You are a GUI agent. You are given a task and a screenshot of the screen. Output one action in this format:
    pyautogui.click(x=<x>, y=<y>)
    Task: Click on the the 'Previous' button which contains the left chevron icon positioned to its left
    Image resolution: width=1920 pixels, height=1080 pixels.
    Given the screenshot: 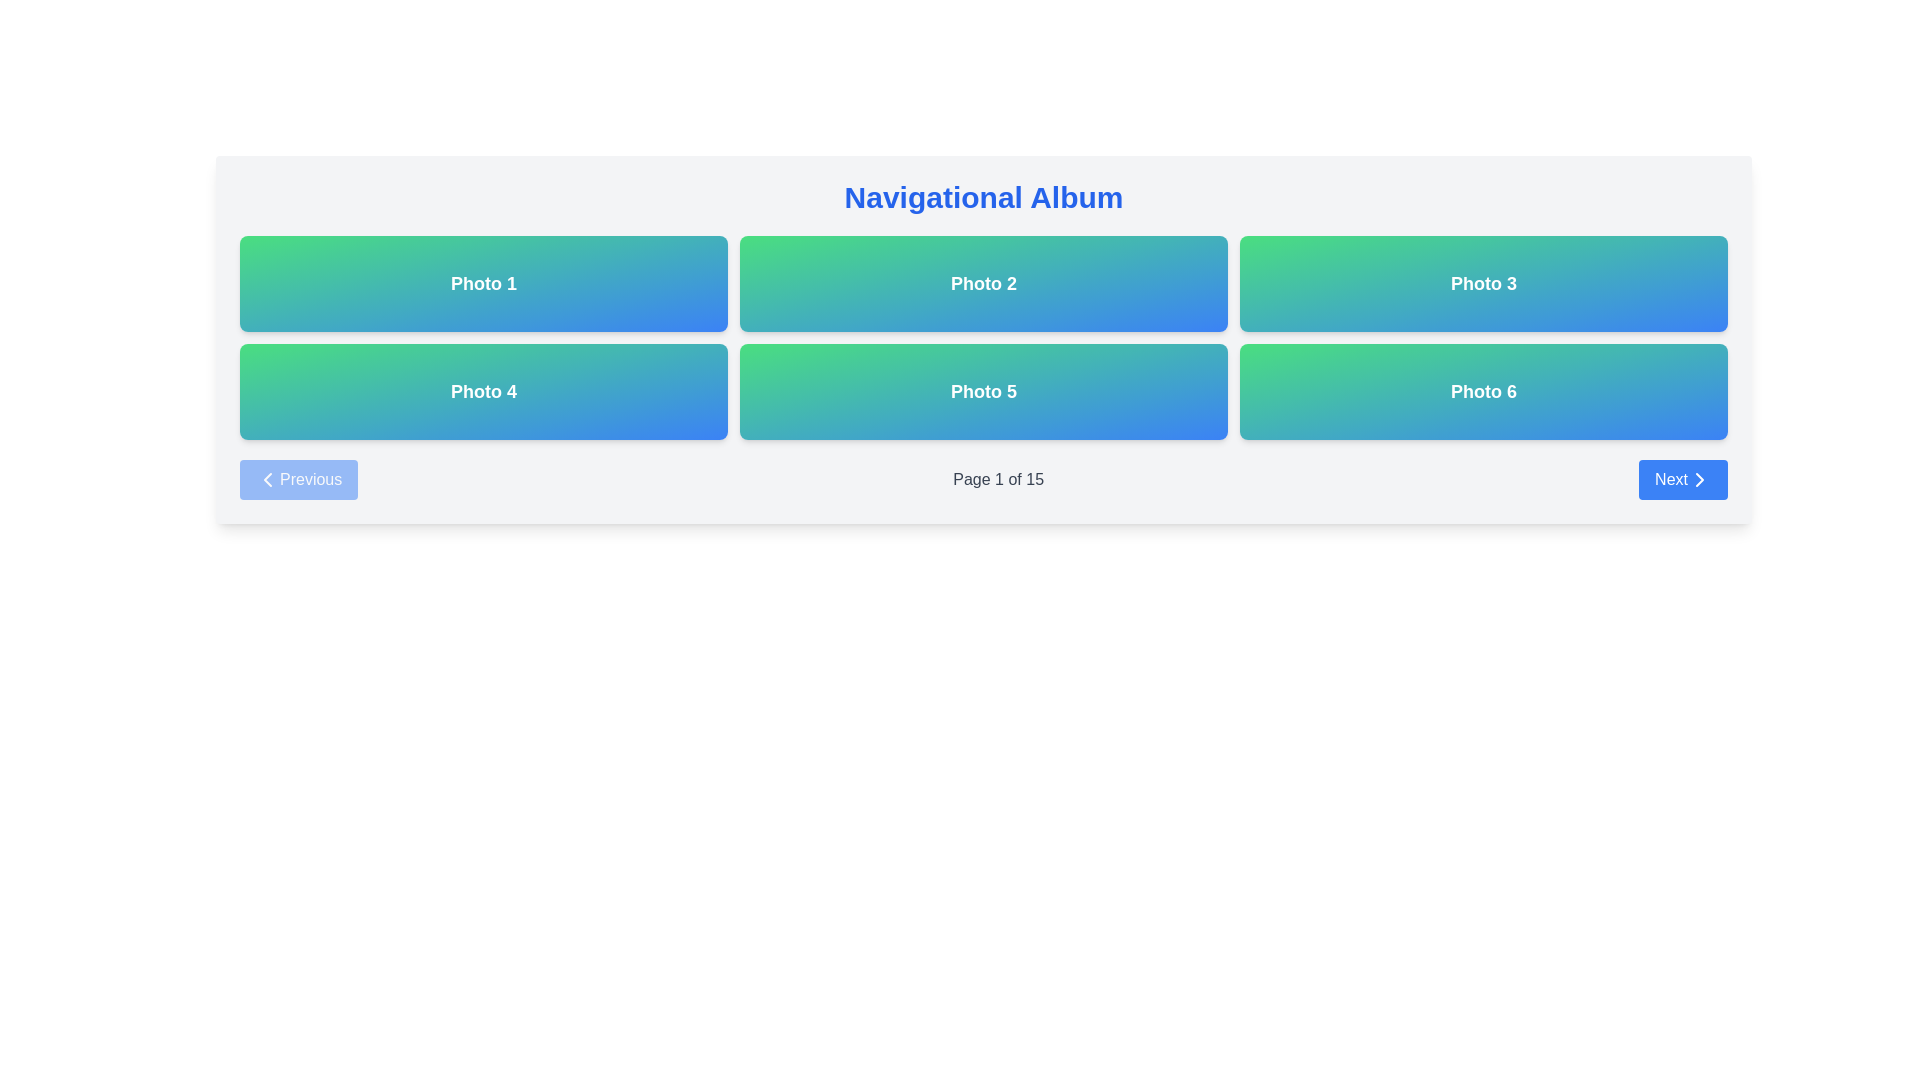 What is the action you would take?
    pyautogui.click(x=267, y=479)
    